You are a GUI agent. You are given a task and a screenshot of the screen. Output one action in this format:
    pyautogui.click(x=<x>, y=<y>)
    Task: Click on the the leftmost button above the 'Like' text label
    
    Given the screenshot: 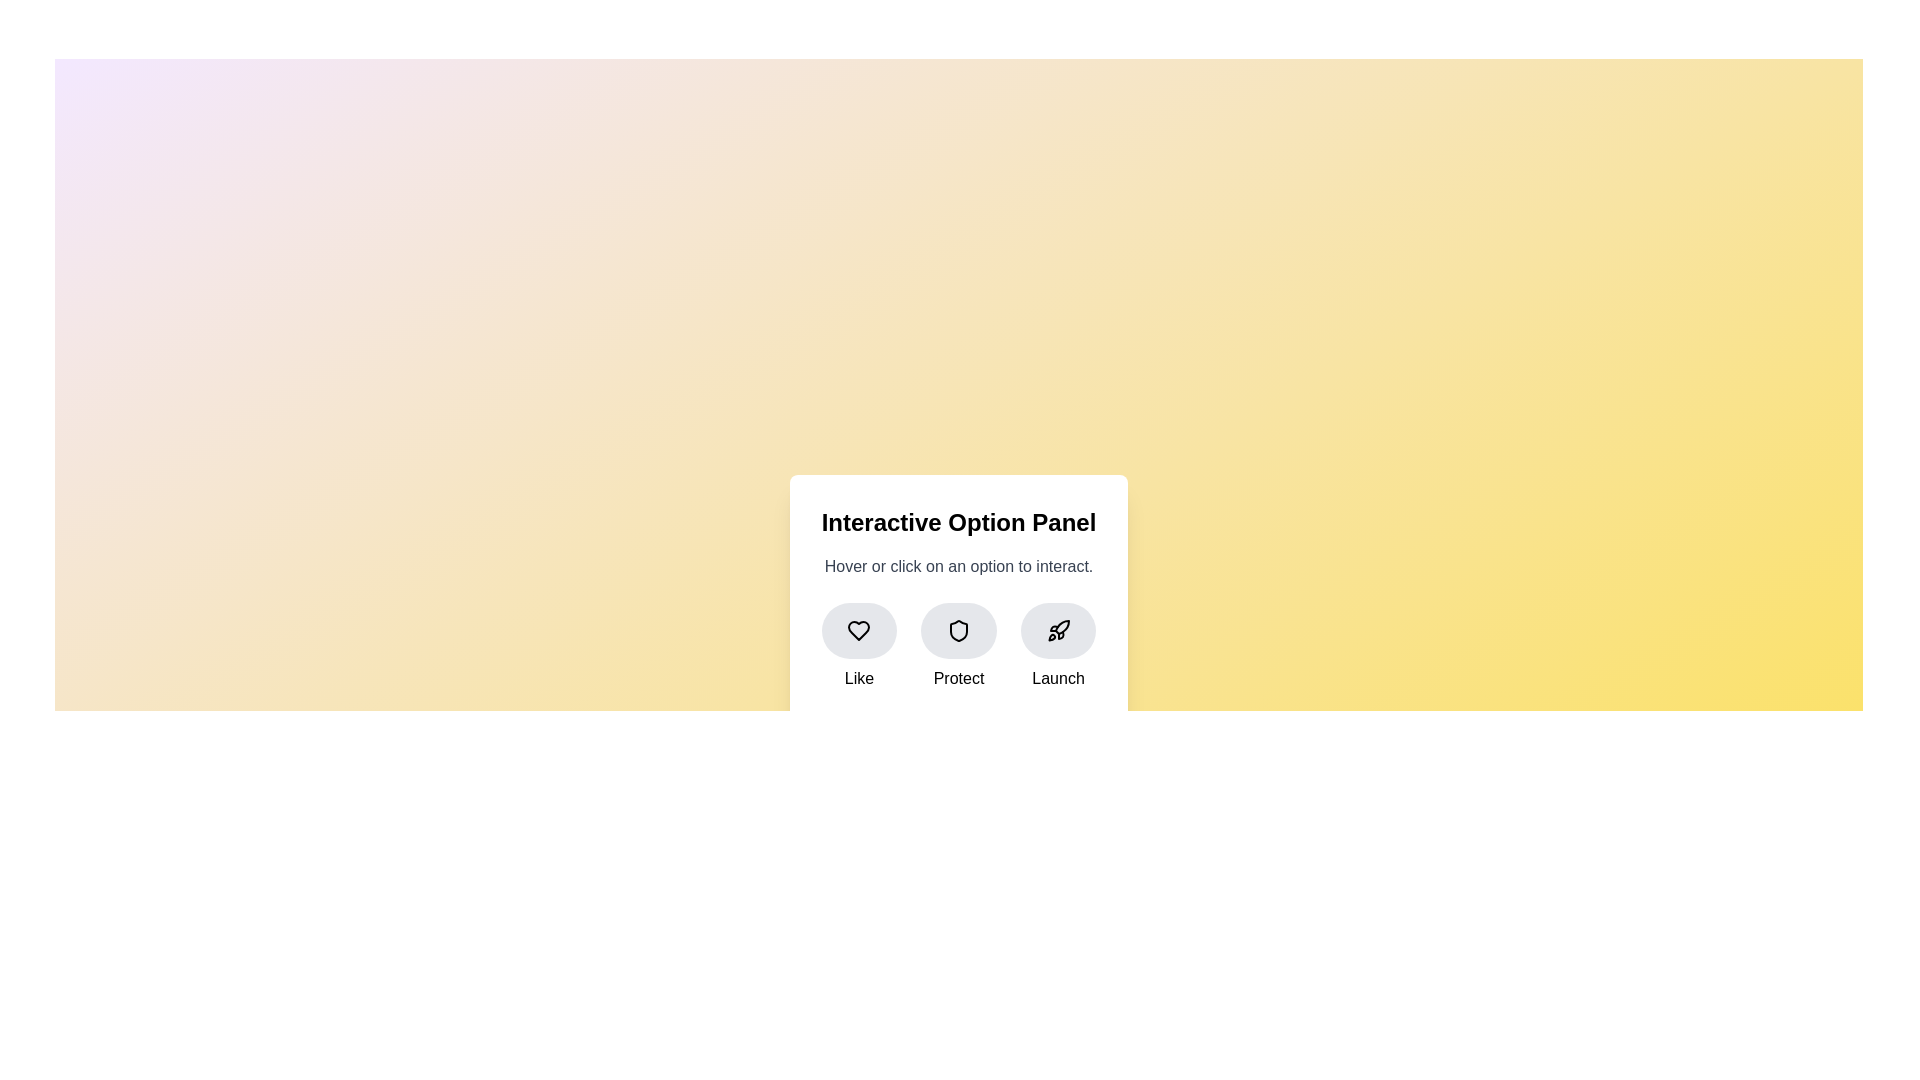 What is the action you would take?
    pyautogui.click(x=859, y=631)
    